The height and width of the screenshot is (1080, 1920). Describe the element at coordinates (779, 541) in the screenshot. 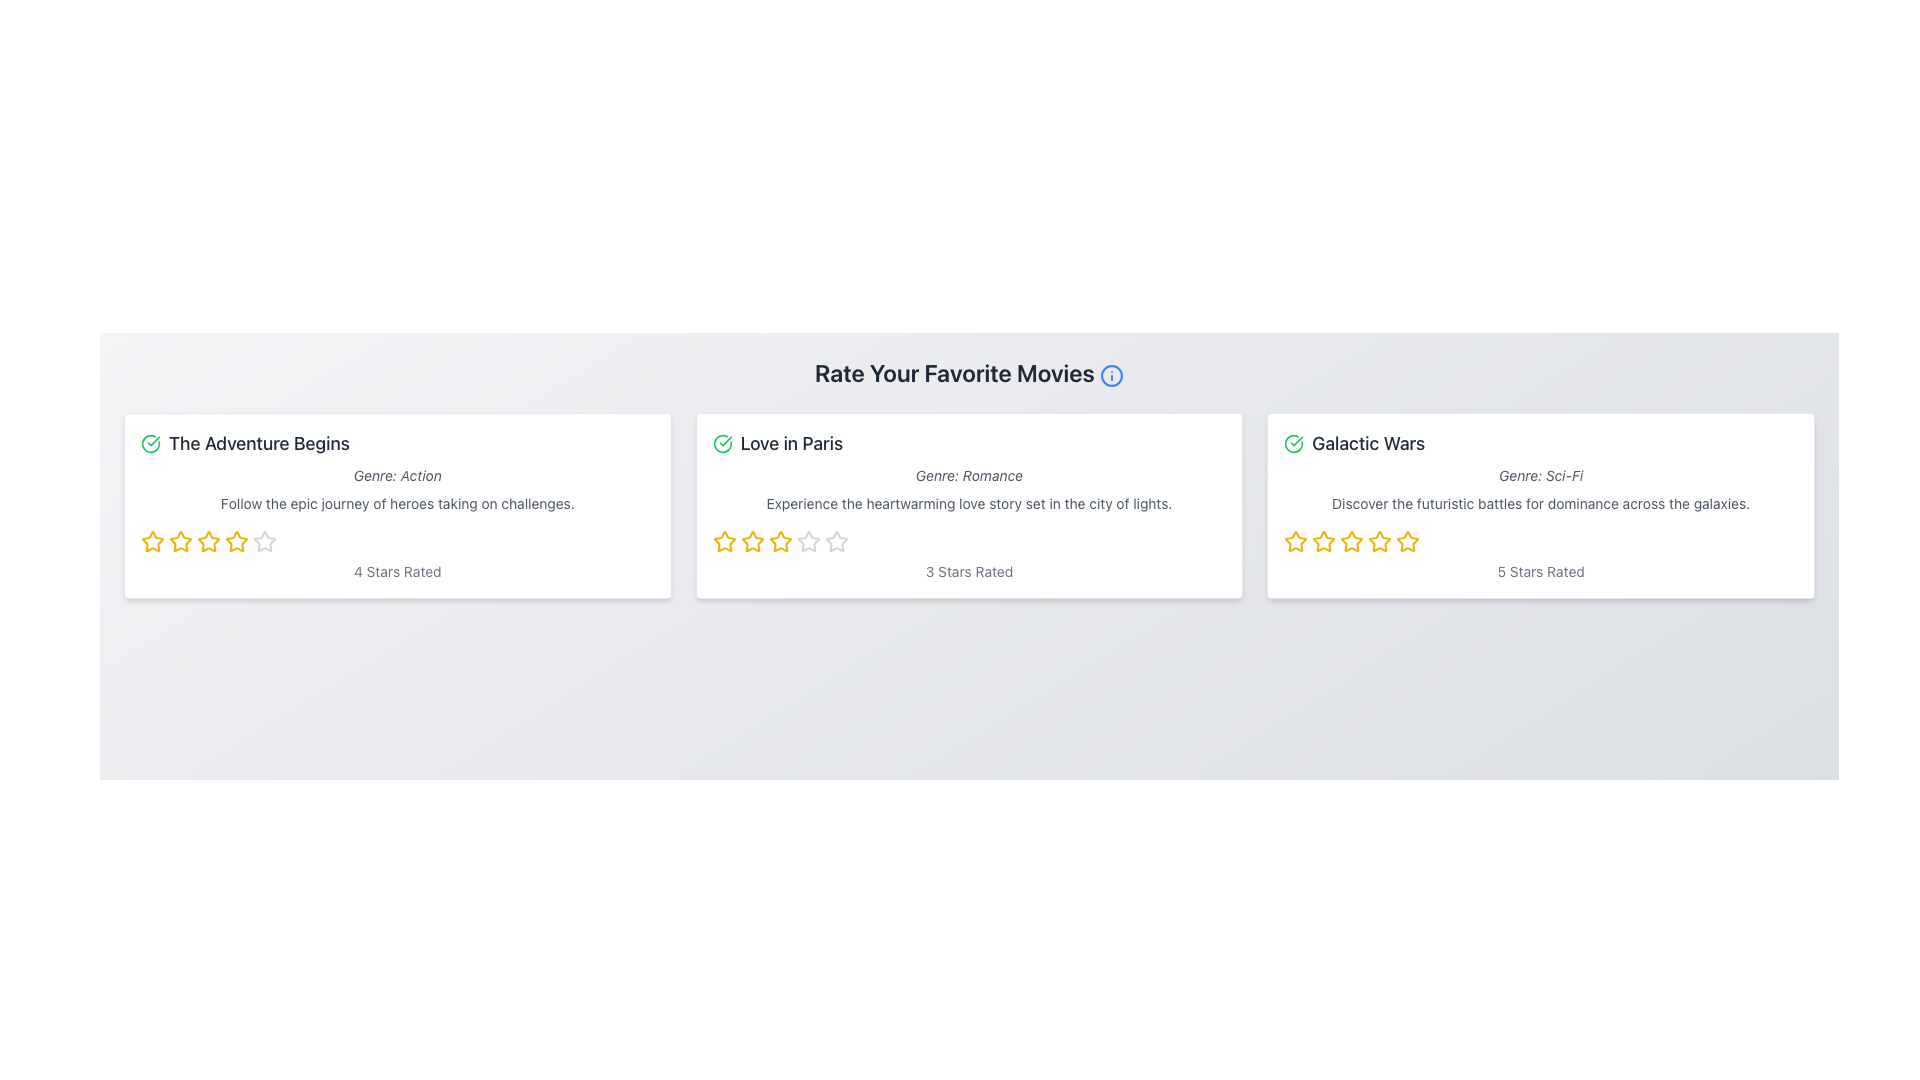

I see `the second hollow yellow star icon in the rating section of the 'Love in Paris' card` at that location.